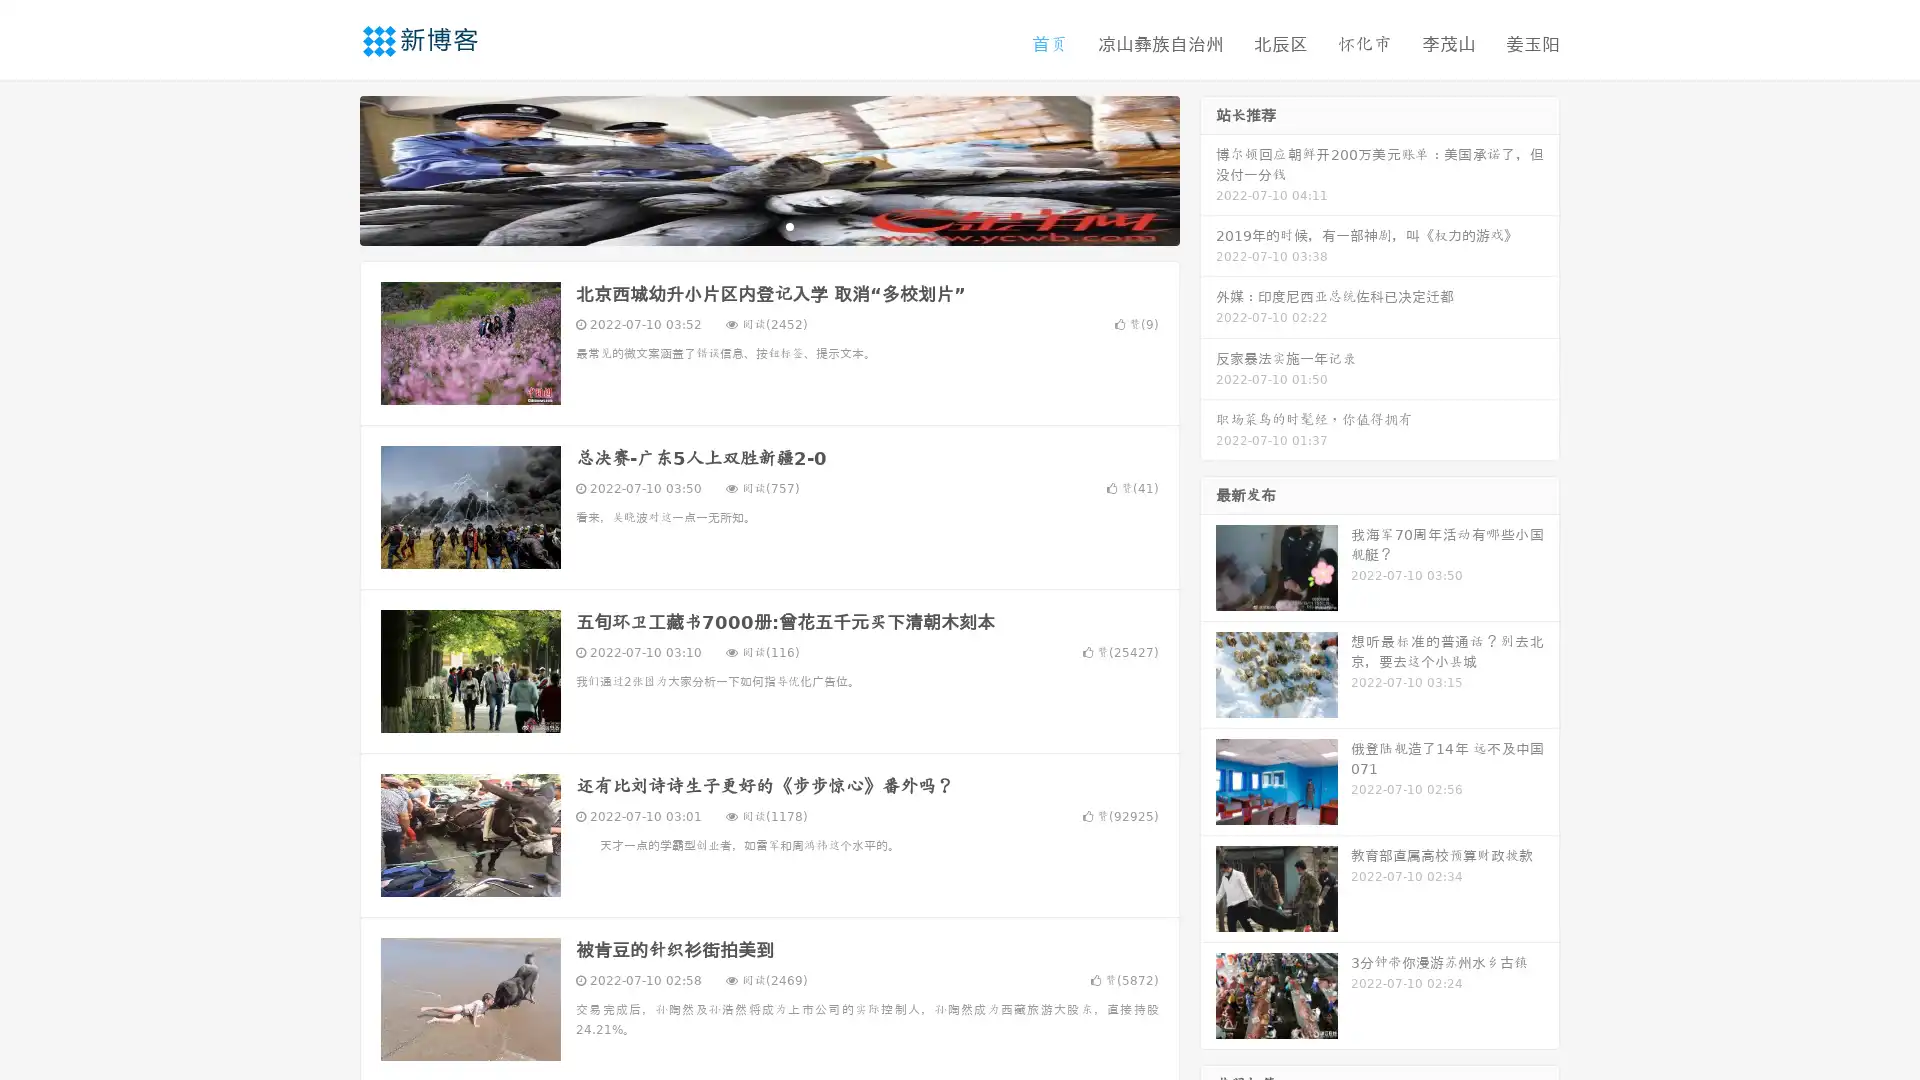 This screenshot has height=1080, width=1920. I want to click on Go to slide 1, so click(748, 225).